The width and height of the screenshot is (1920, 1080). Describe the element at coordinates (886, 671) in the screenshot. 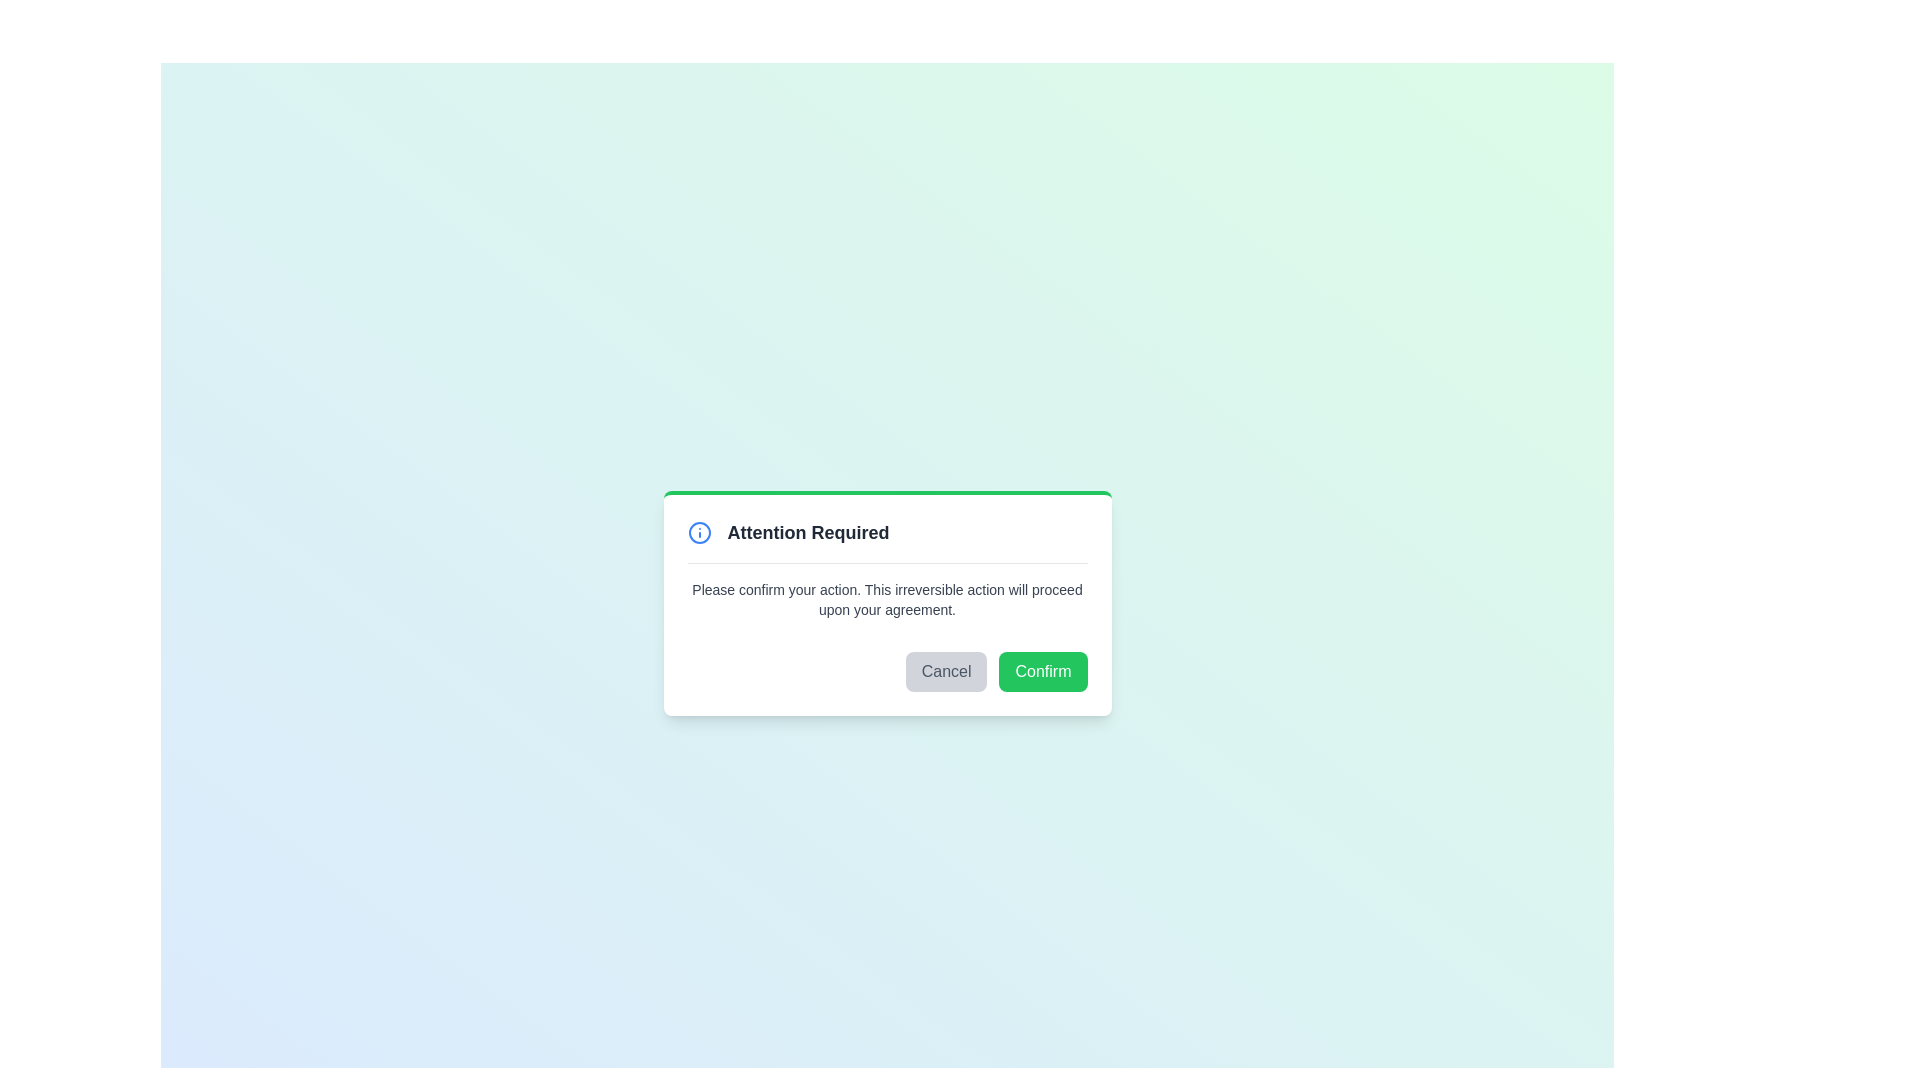

I see `the 'Cancel' or 'Confirm' button in the horizontal button group located at the bottom right of the modal dialog` at that location.